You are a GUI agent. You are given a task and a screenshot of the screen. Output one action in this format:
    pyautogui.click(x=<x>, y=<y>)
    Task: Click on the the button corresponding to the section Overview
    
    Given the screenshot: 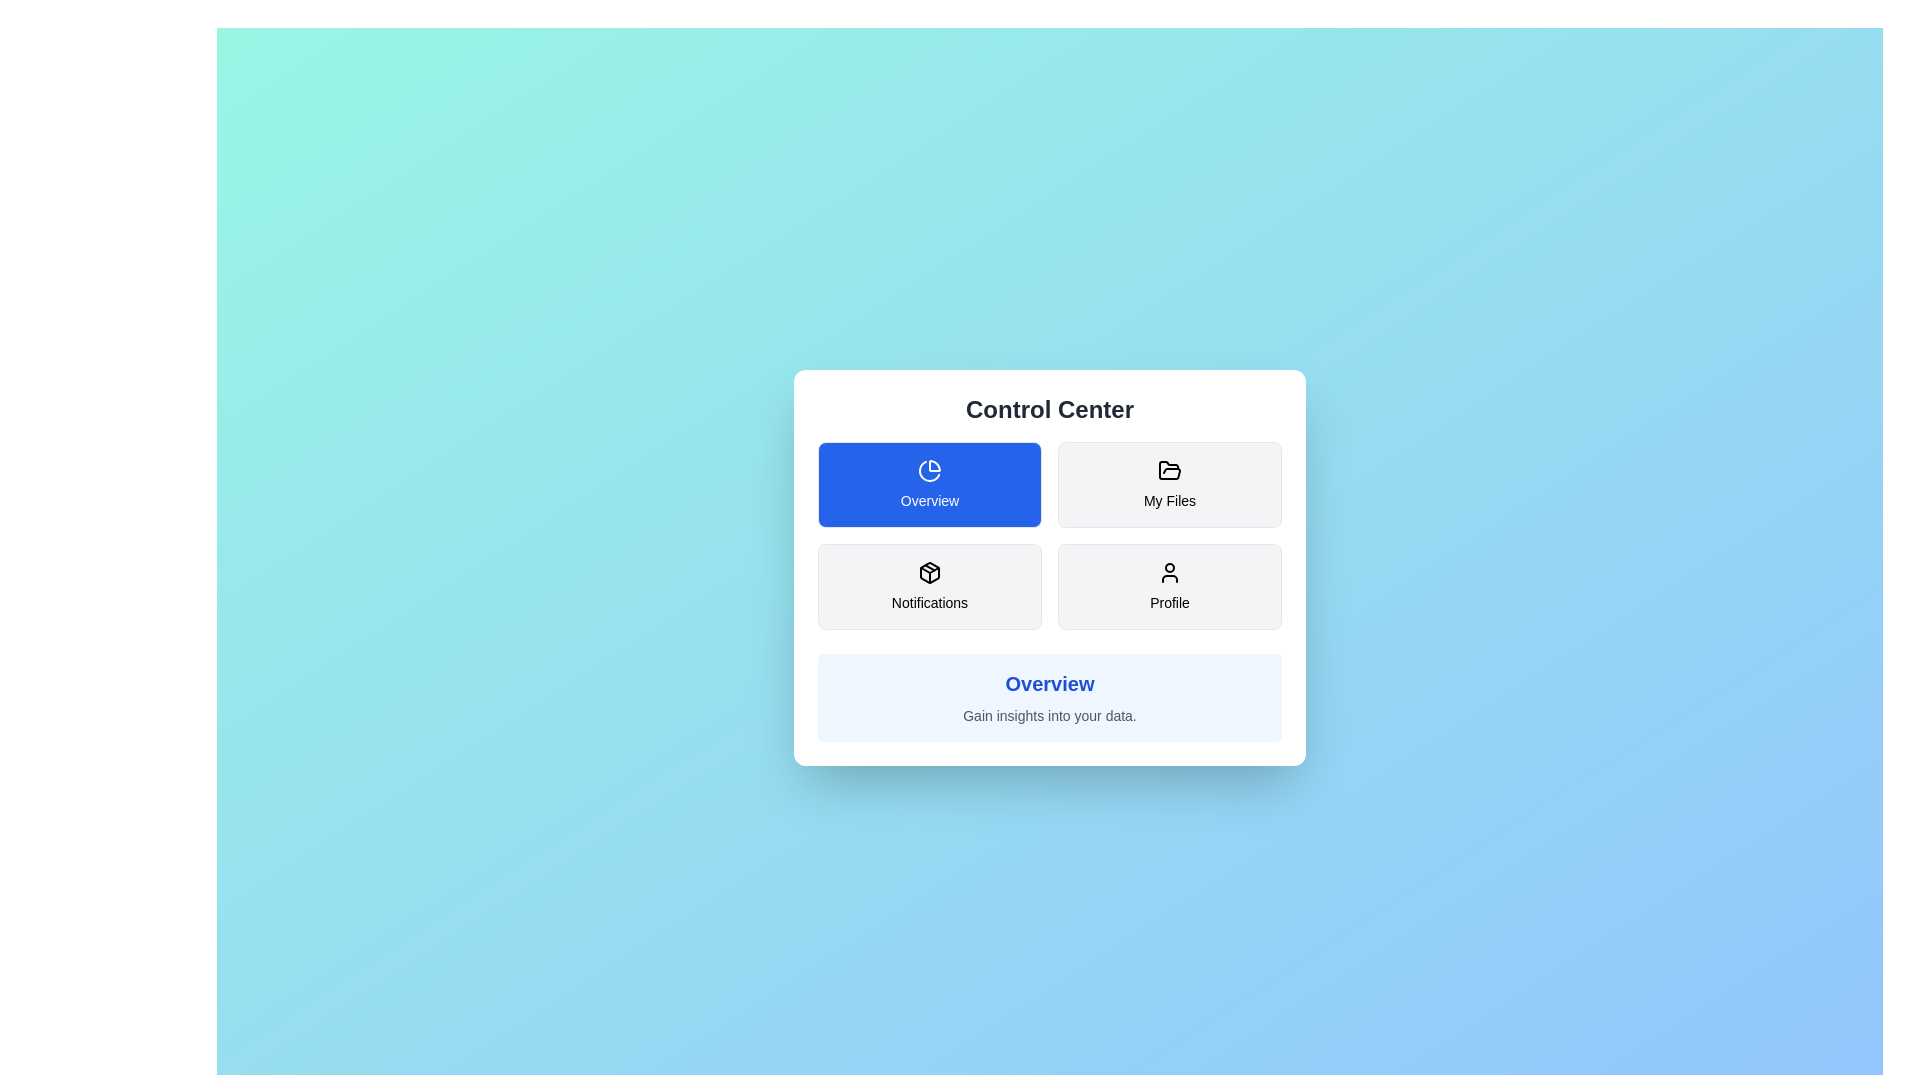 What is the action you would take?
    pyautogui.click(x=929, y=485)
    